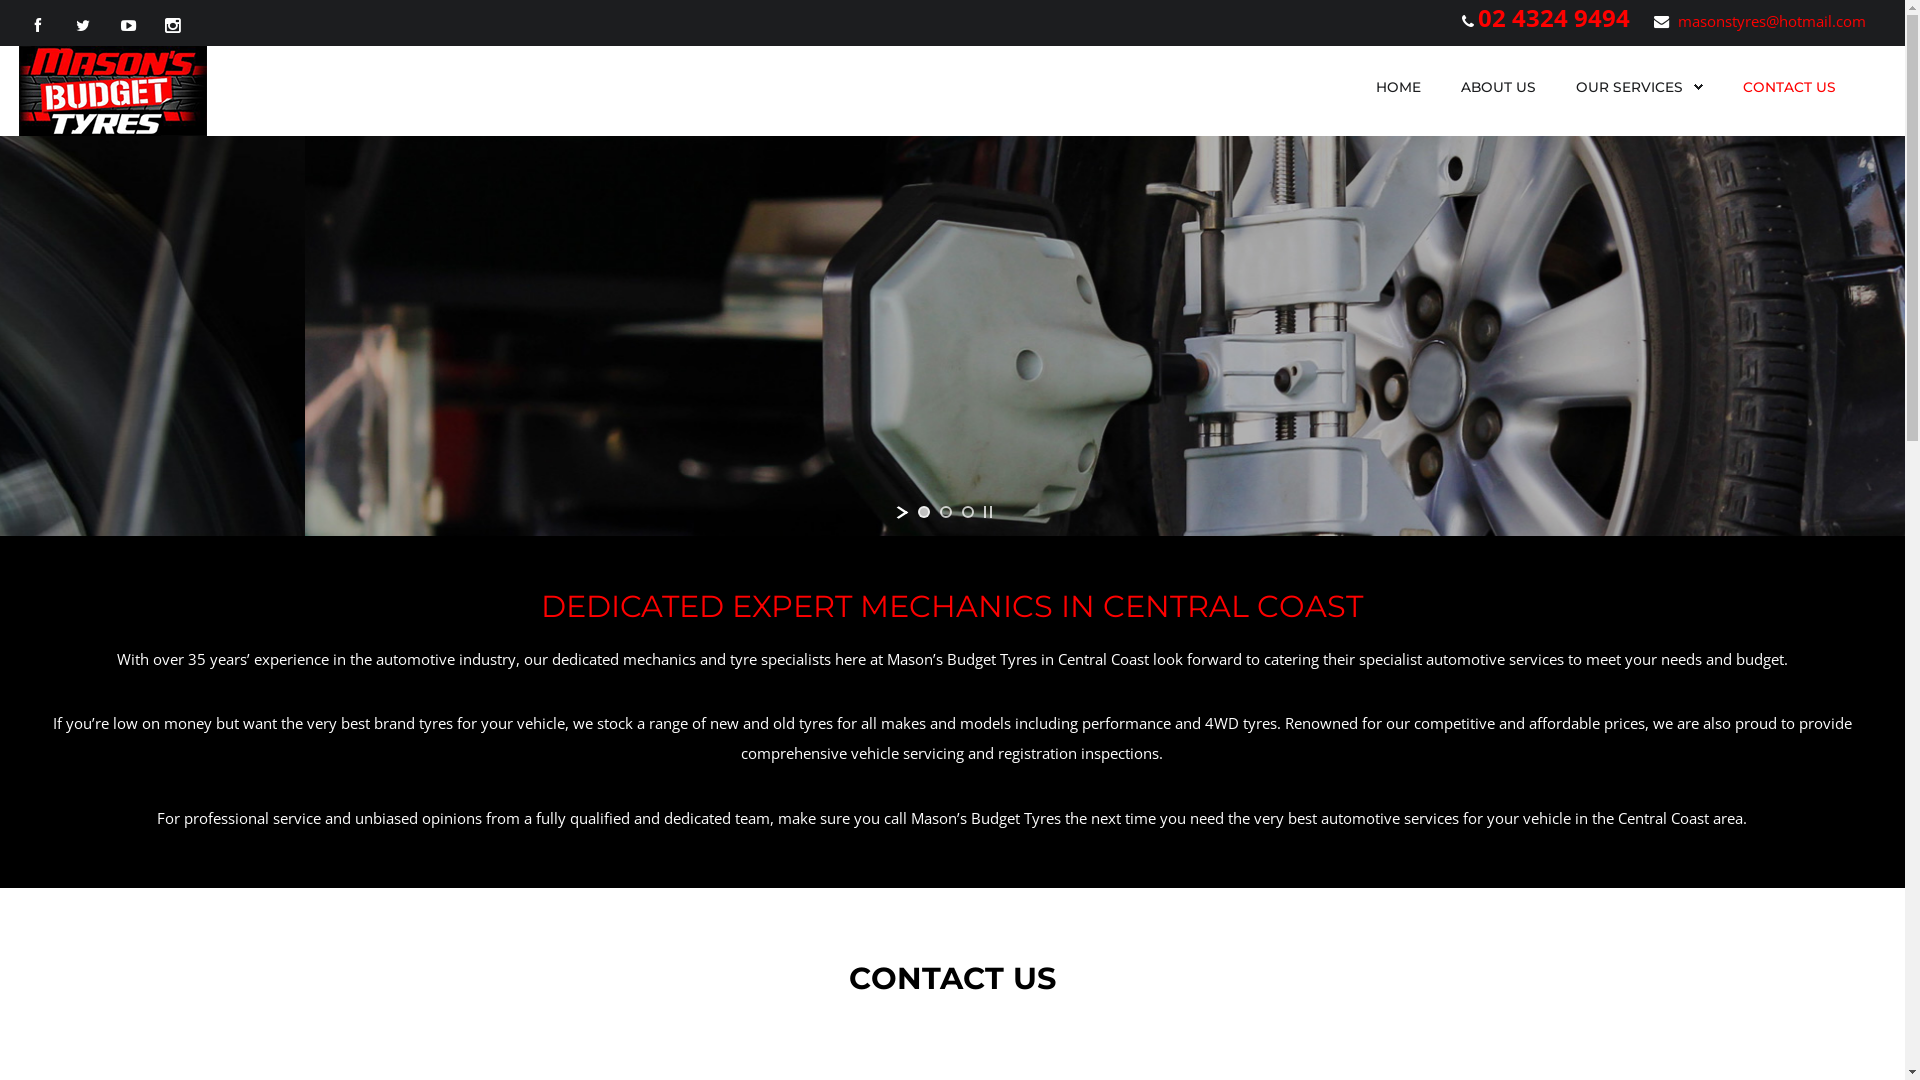 The width and height of the screenshot is (1920, 1080). What do you see at coordinates (1629, 86) in the screenshot?
I see `'OUR SERVICES'` at bounding box center [1629, 86].